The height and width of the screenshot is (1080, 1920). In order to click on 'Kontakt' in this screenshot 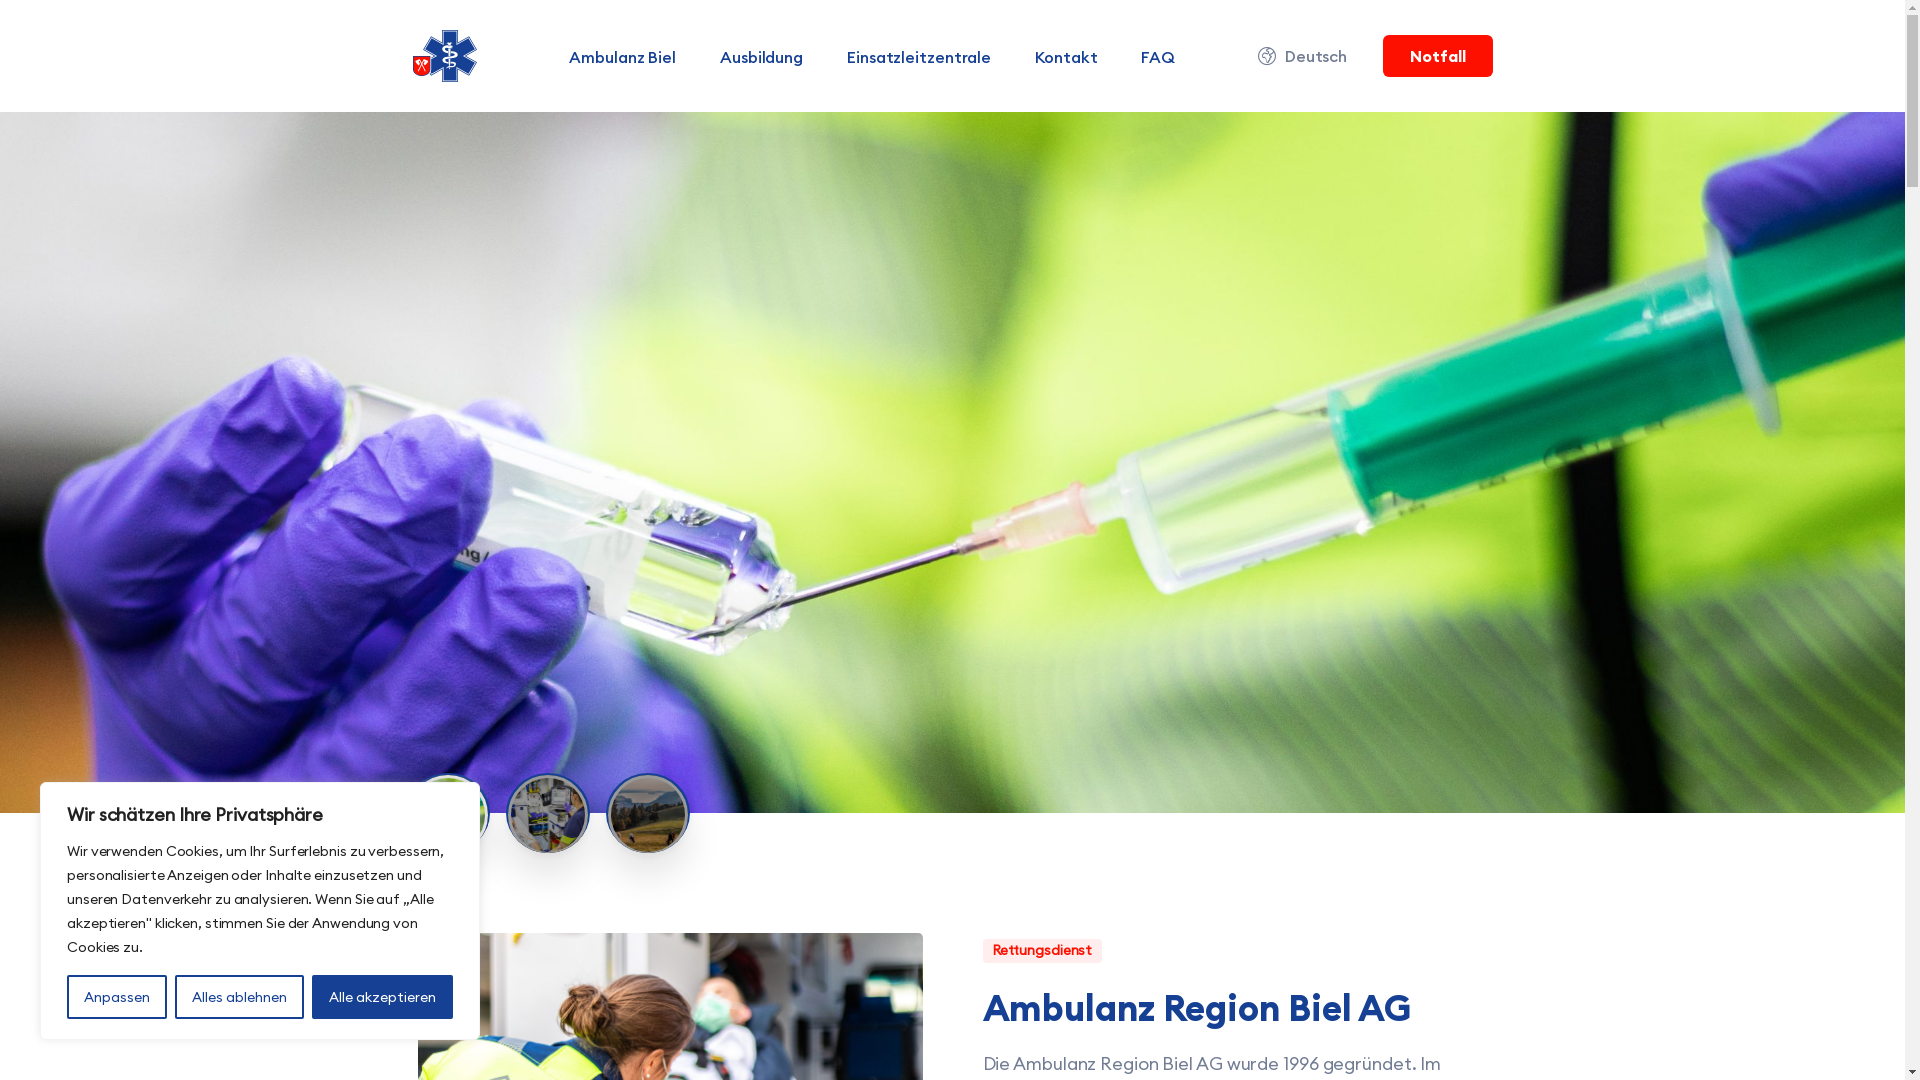, I will do `click(1022, 55)`.